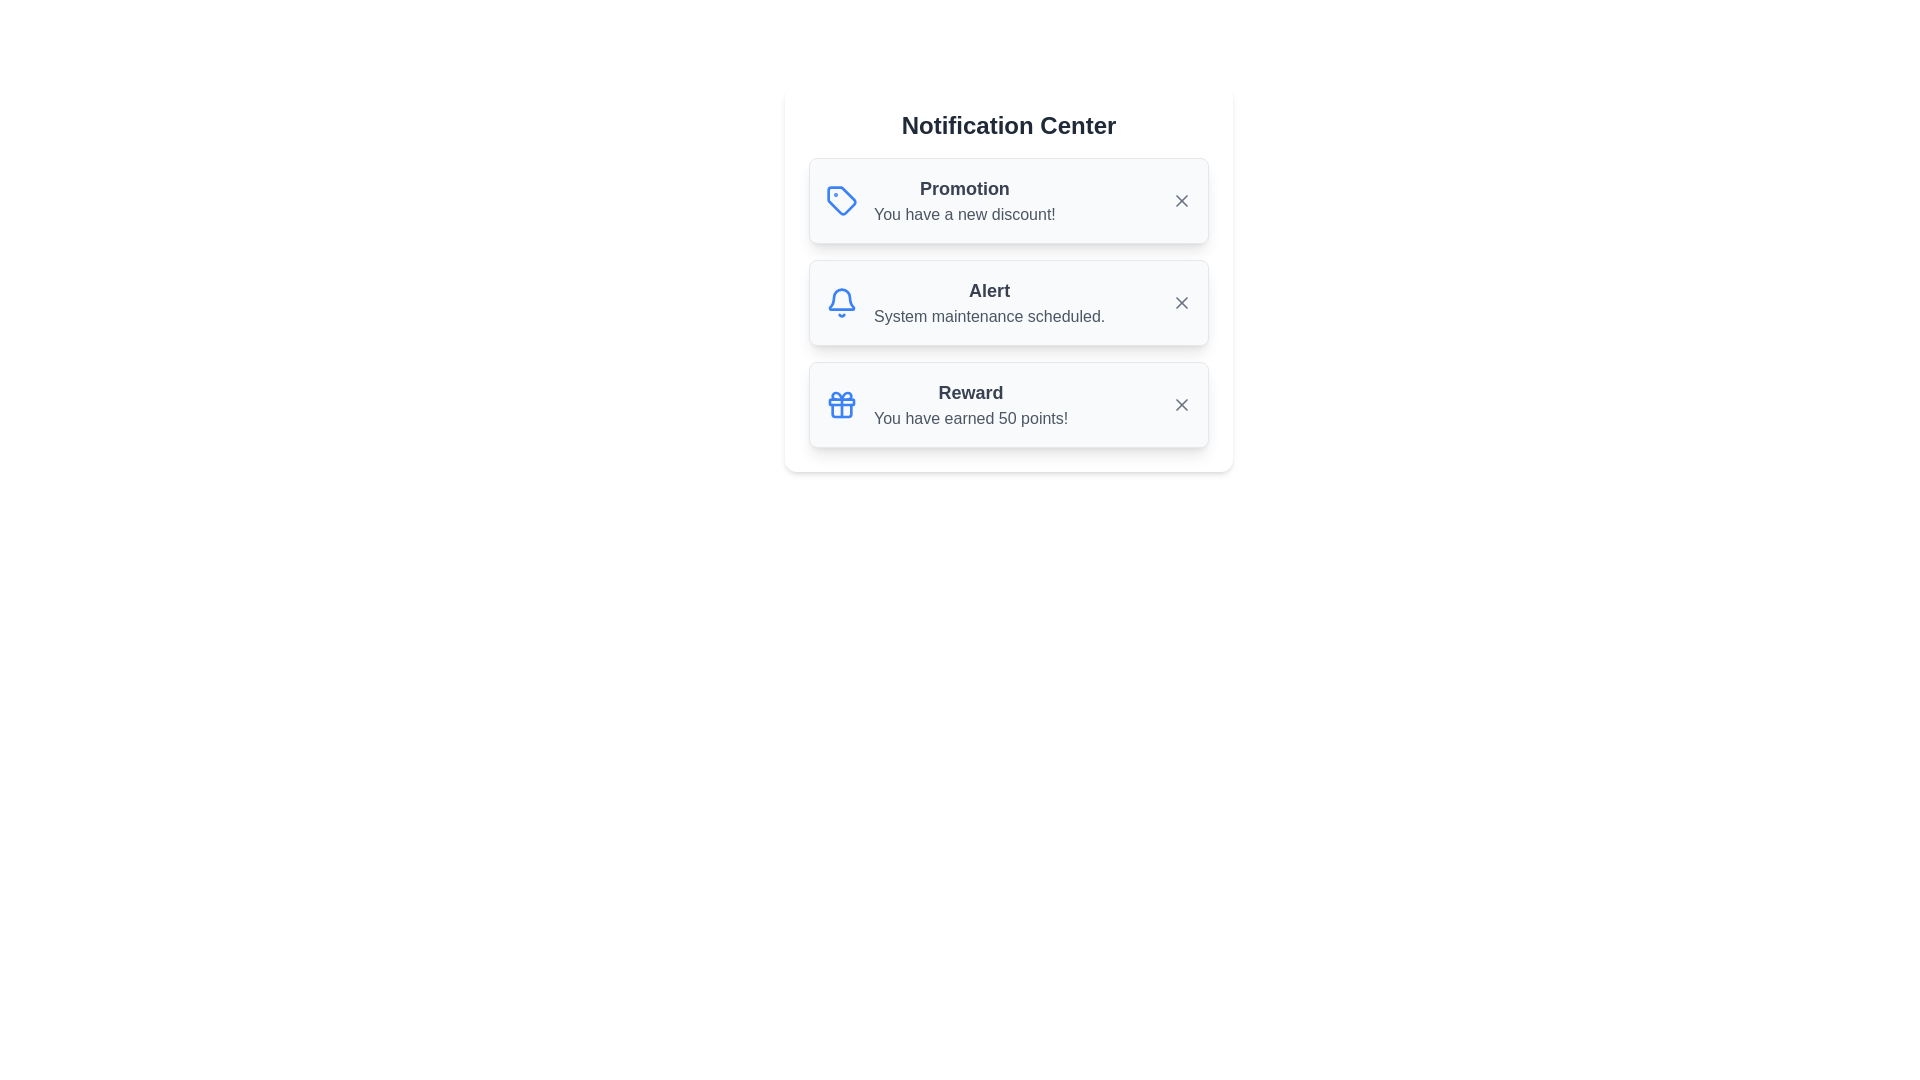 The image size is (1920, 1080). What do you see at coordinates (1008, 200) in the screenshot?
I see `the Notification card located at the topmost position in the Notification Center, which informs the user about a promotion or discount` at bounding box center [1008, 200].